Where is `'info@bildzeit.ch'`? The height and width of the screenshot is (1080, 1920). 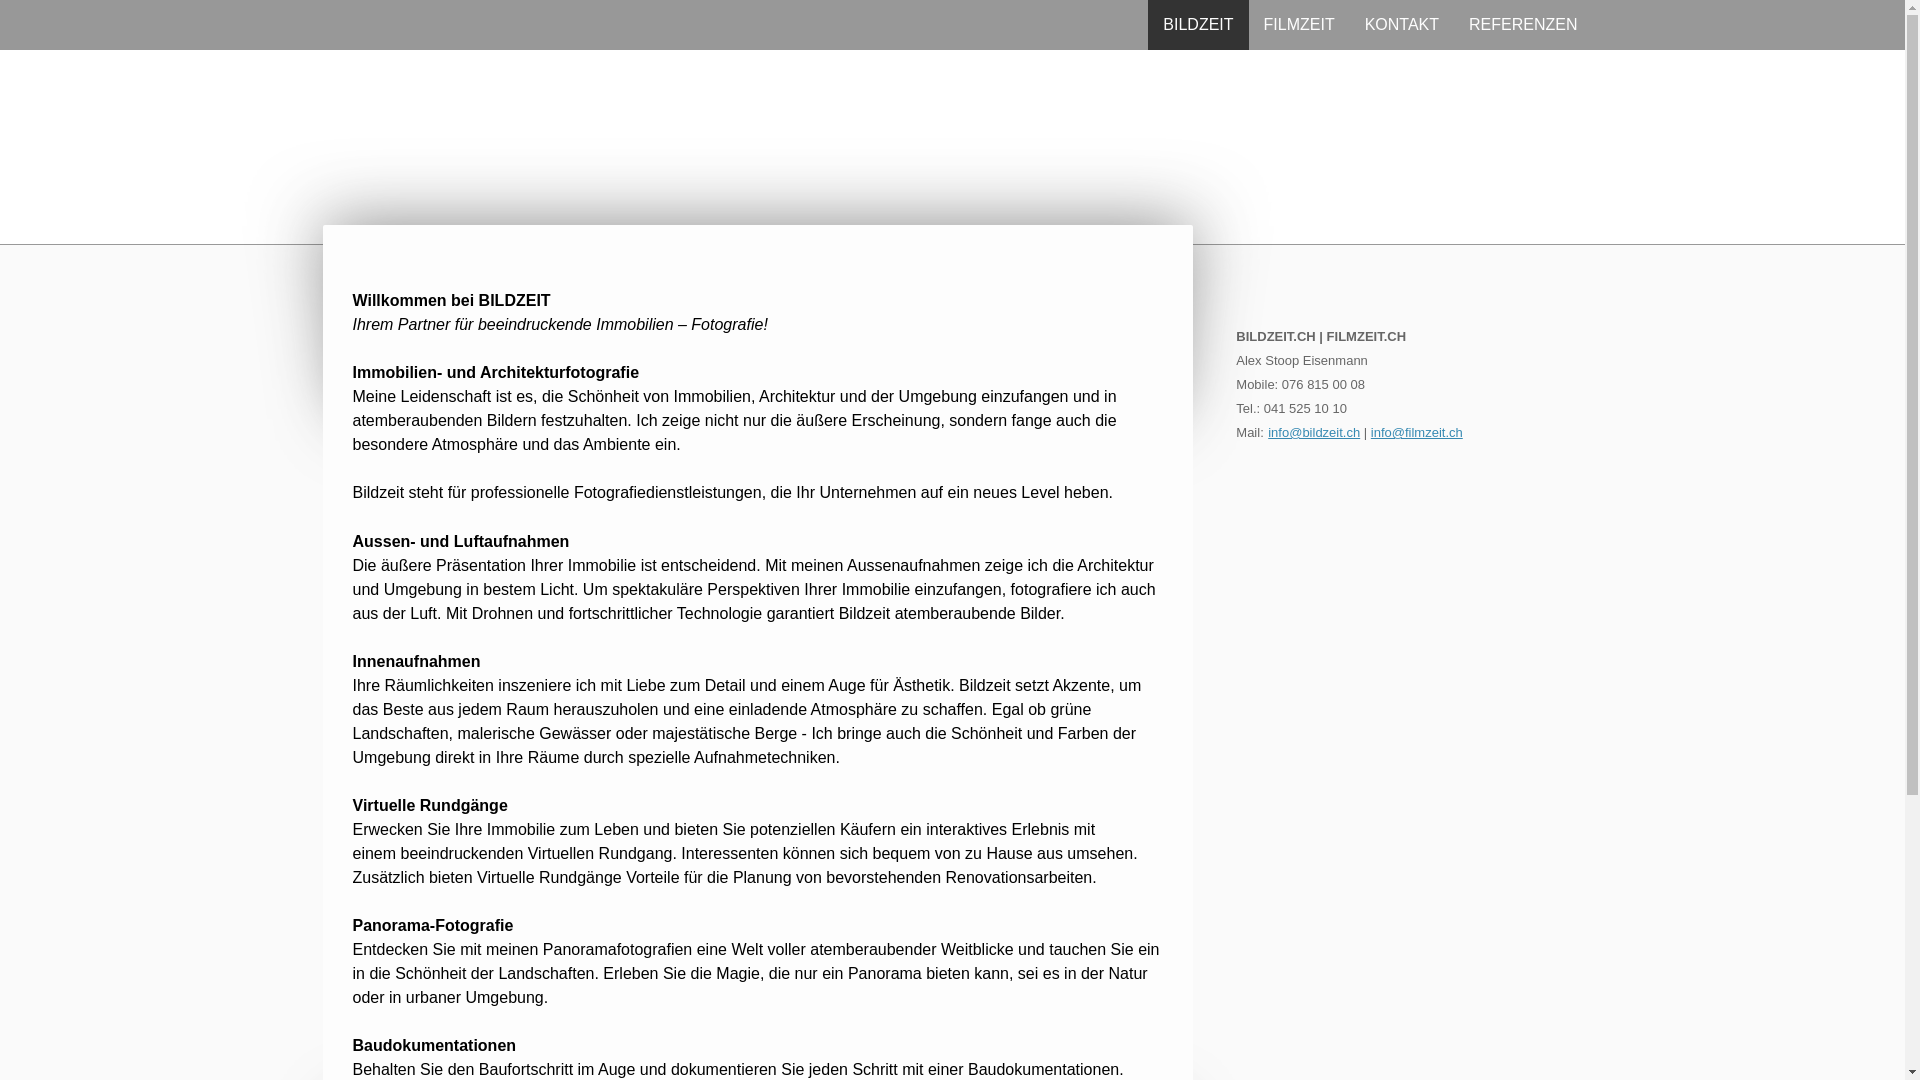 'info@bildzeit.ch' is located at coordinates (1314, 431).